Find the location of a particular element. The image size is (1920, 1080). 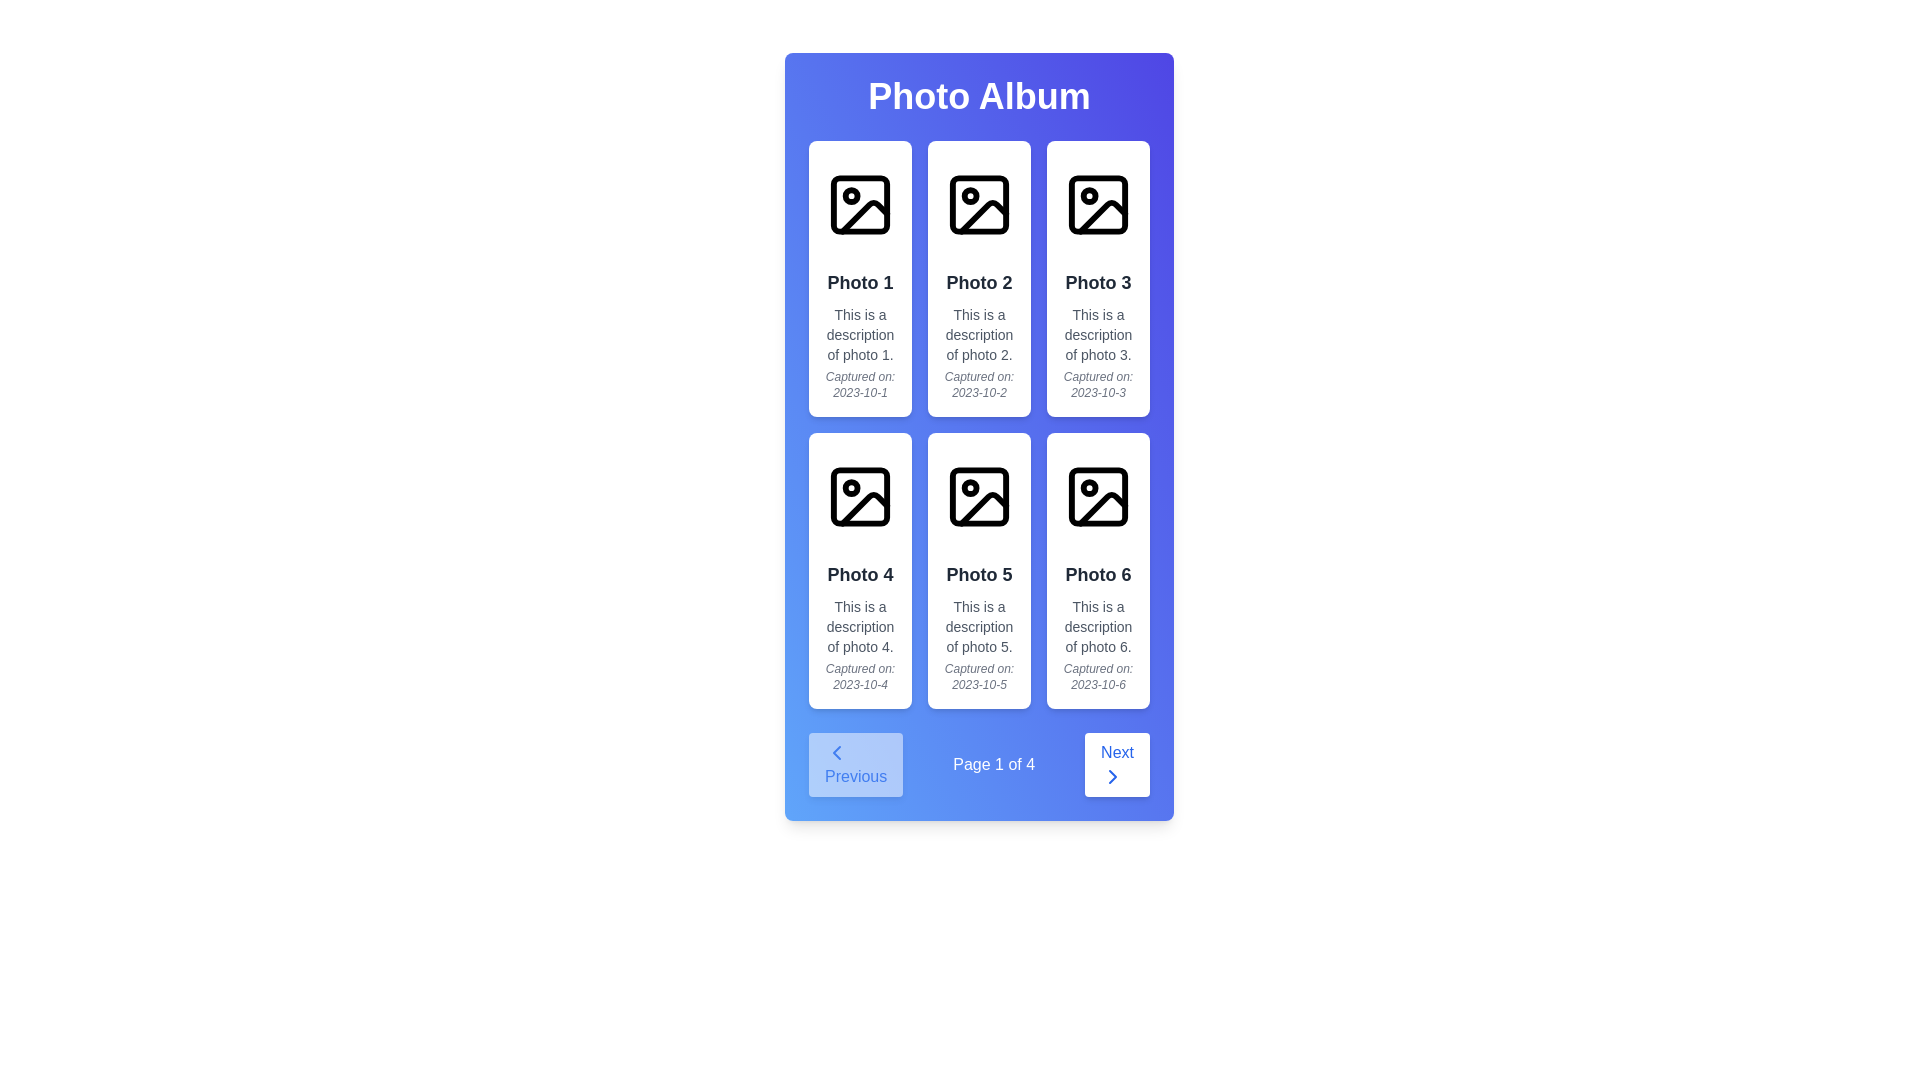

the Graphic Icon Detail located in the upper-left corner of the 'Photo 5' thumbnail is located at coordinates (970, 488).